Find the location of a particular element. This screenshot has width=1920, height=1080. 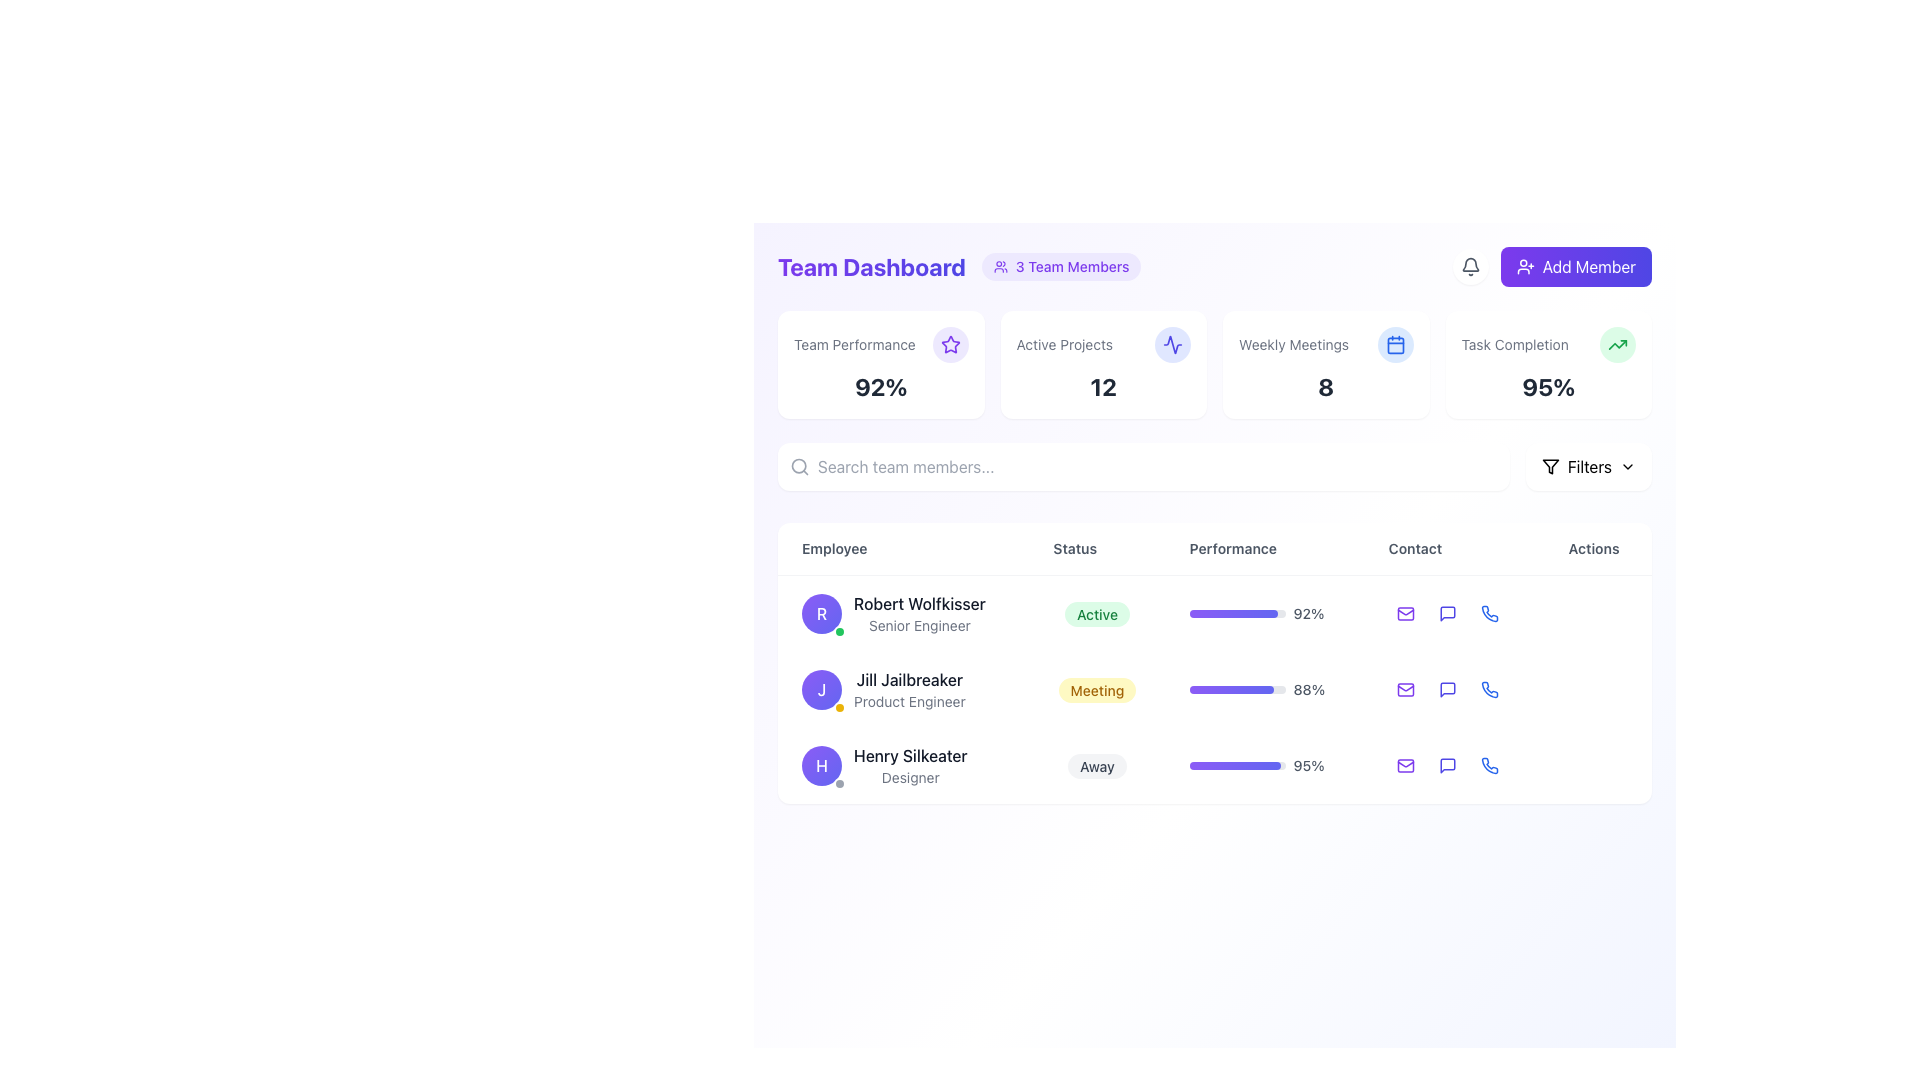

the interactive email icon for employee 'Robert Wolfkisser' in the 'Contact' column is located at coordinates (1404, 612).